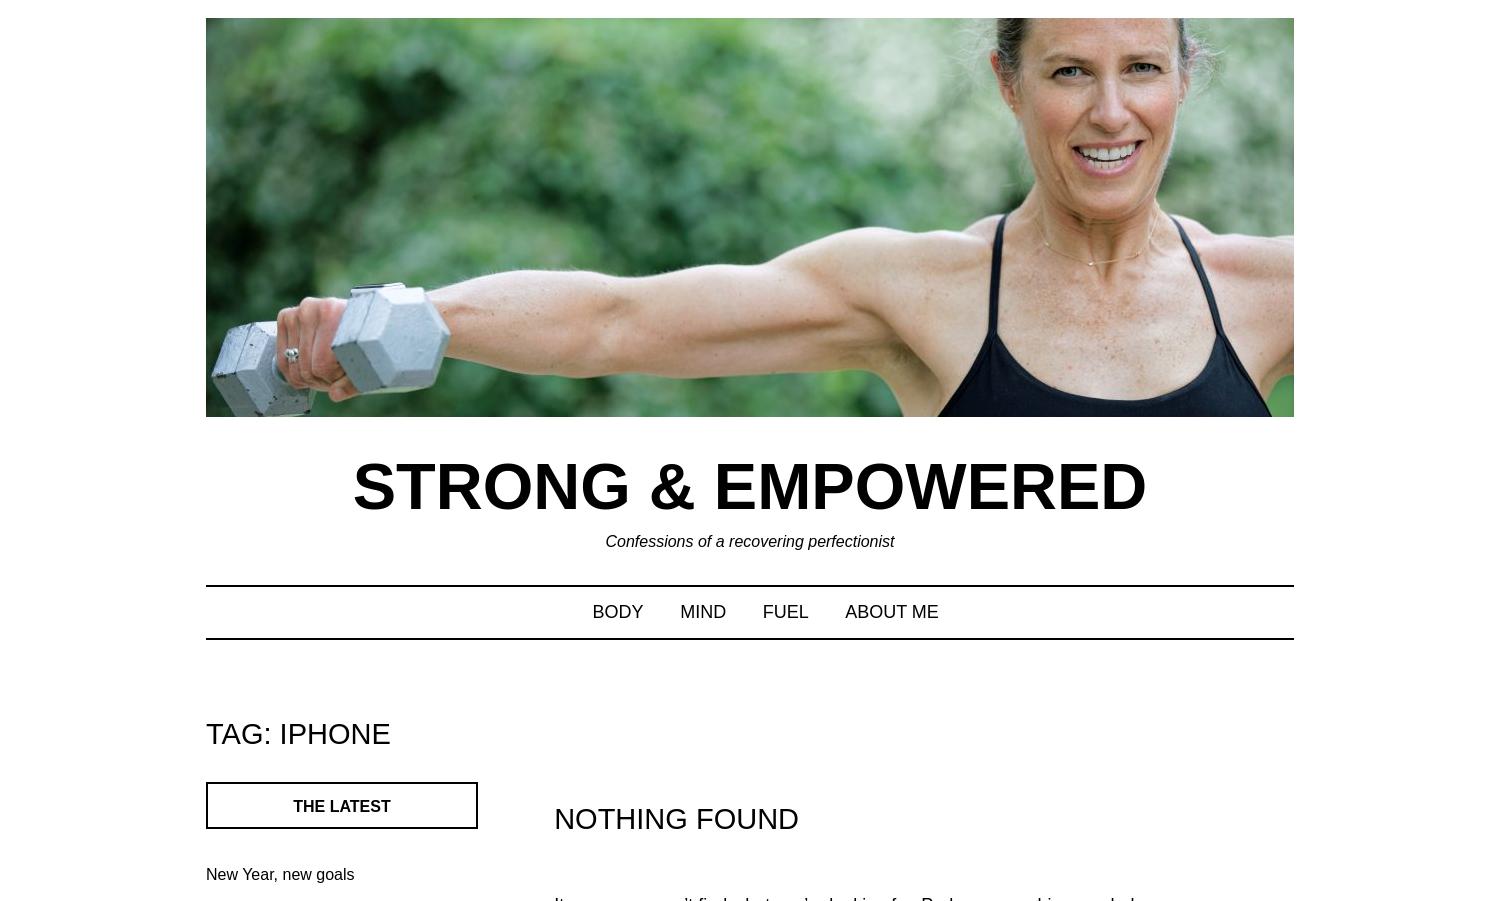 The image size is (1500, 901). What do you see at coordinates (891, 609) in the screenshot?
I see `'ABOUT ME'` at bounding box center [891, 609].